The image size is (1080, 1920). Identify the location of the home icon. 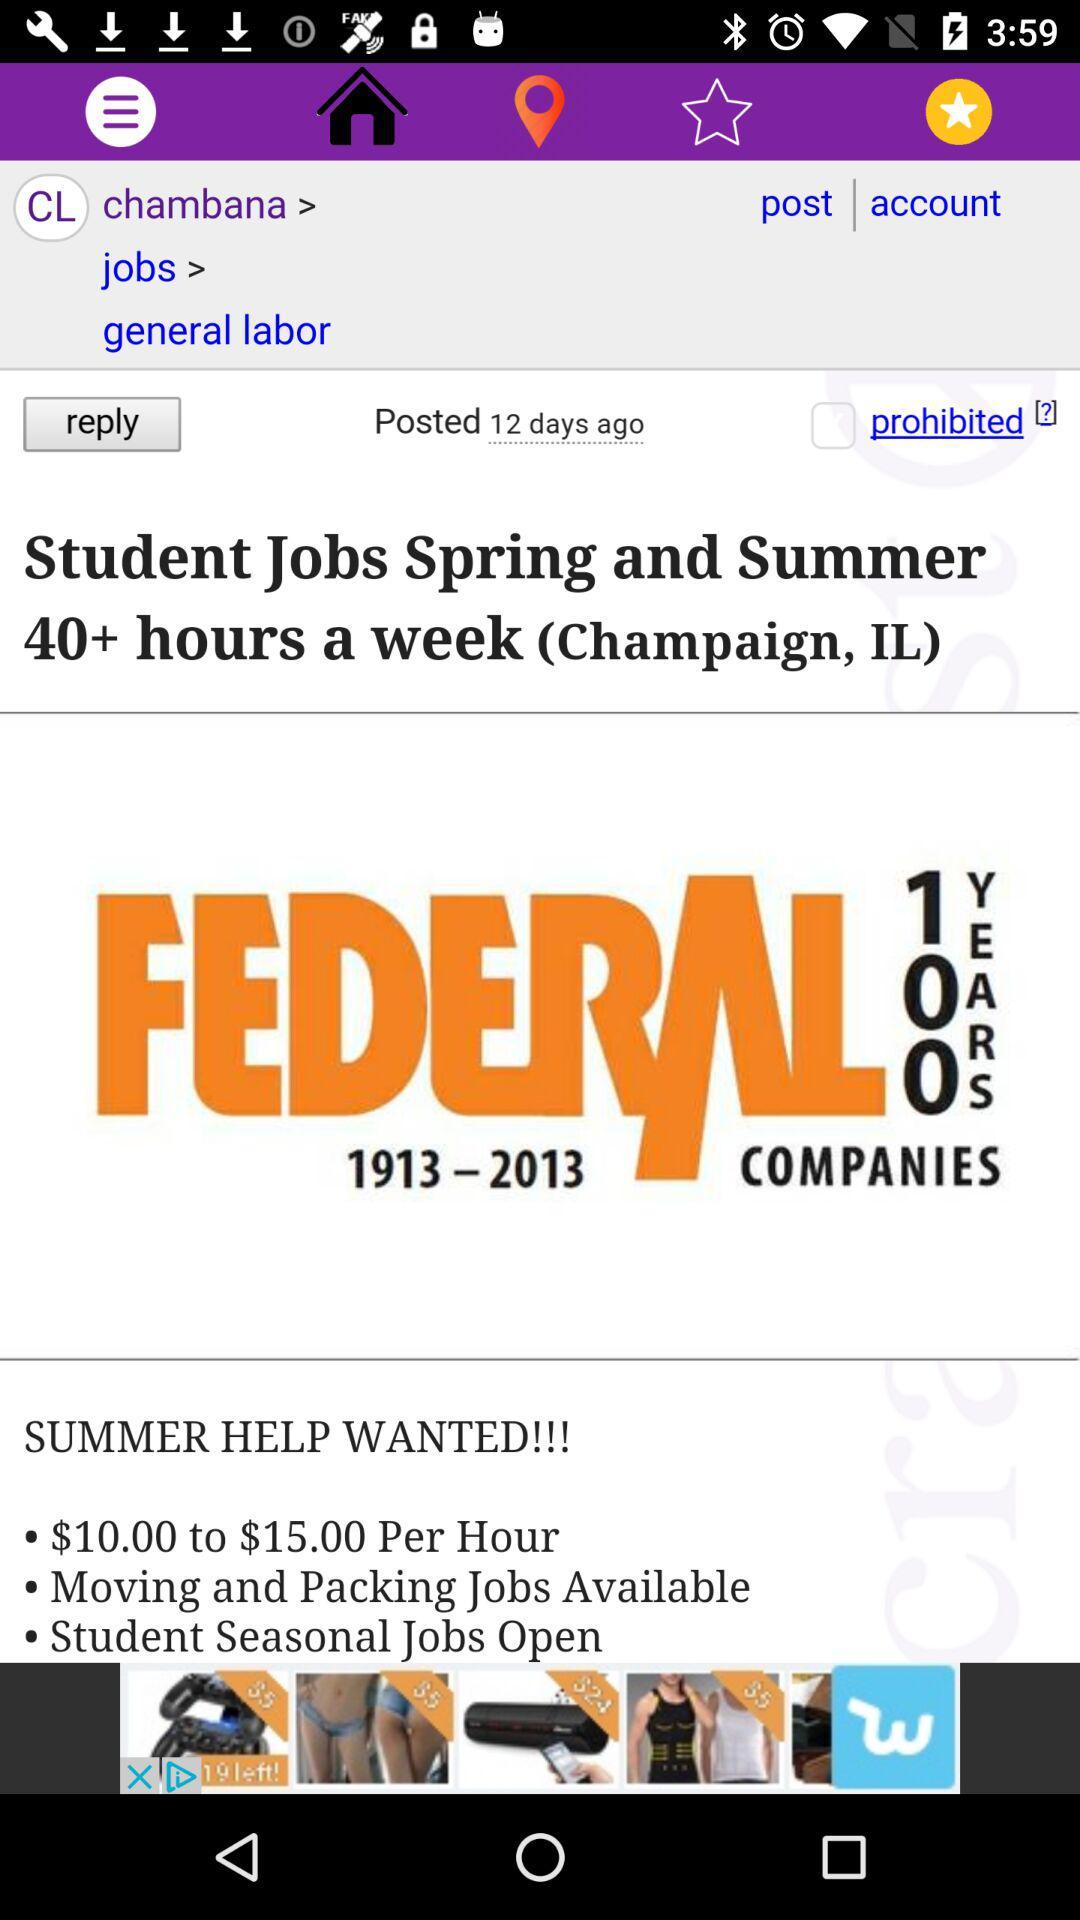
(362, 110).